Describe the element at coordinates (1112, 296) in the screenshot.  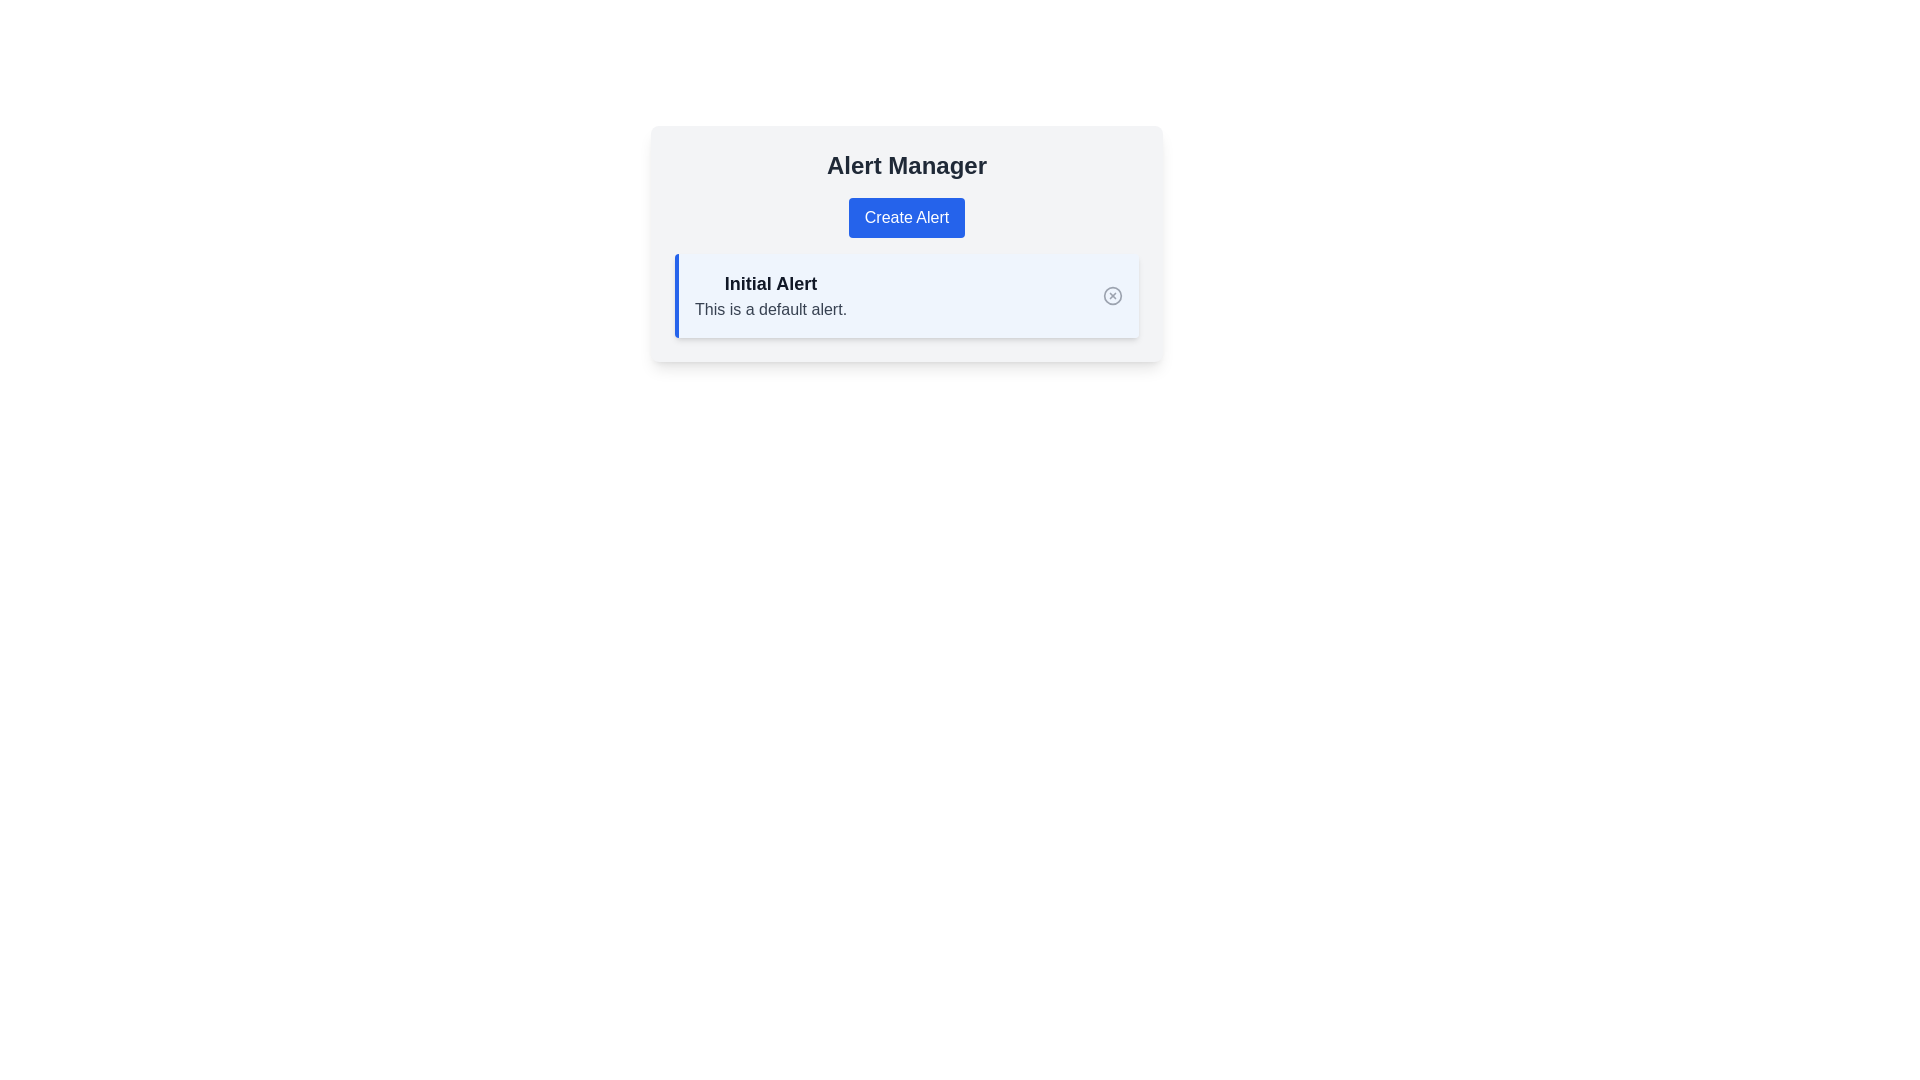
I see `the circular 'X' button with a gray outline located at the top-right corner of the 'Initial Alert' card` at that location.